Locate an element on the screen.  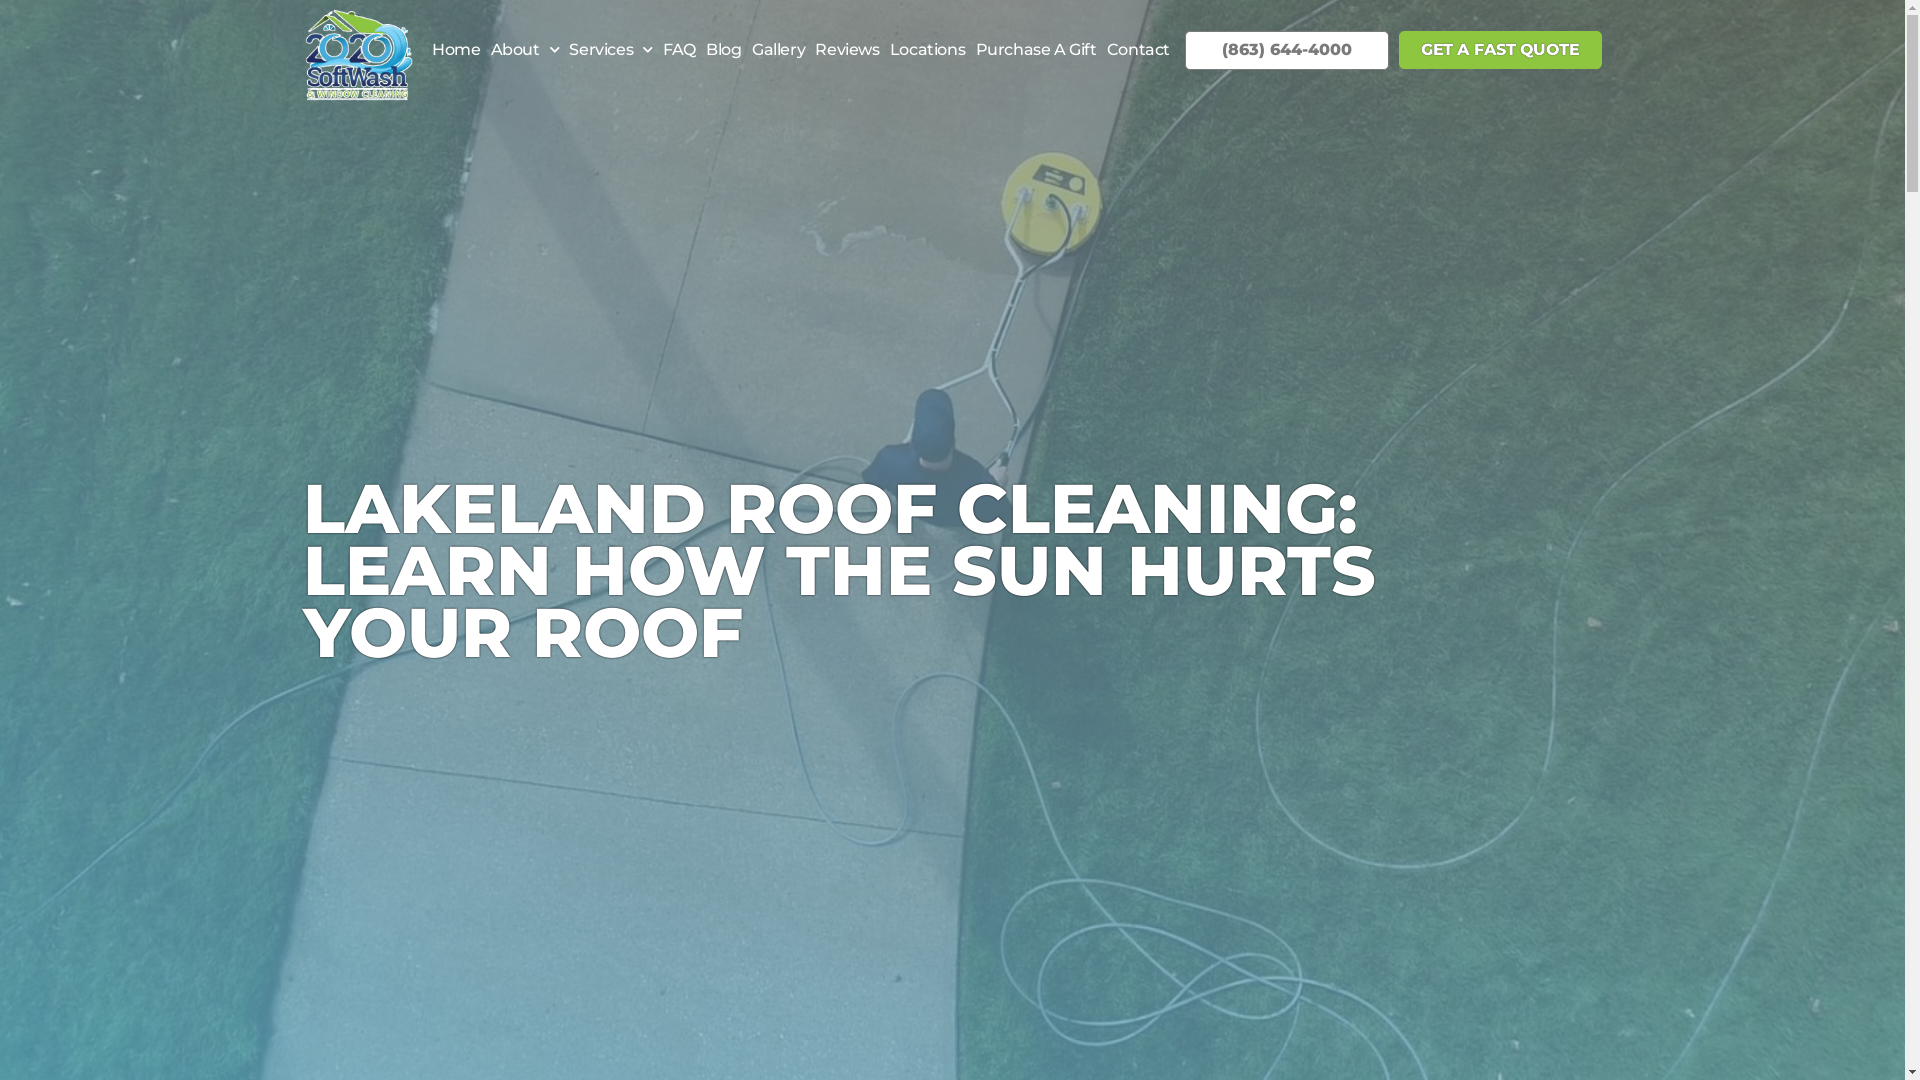
'(863) 644-4000' is located at coordinates (1286, 48).